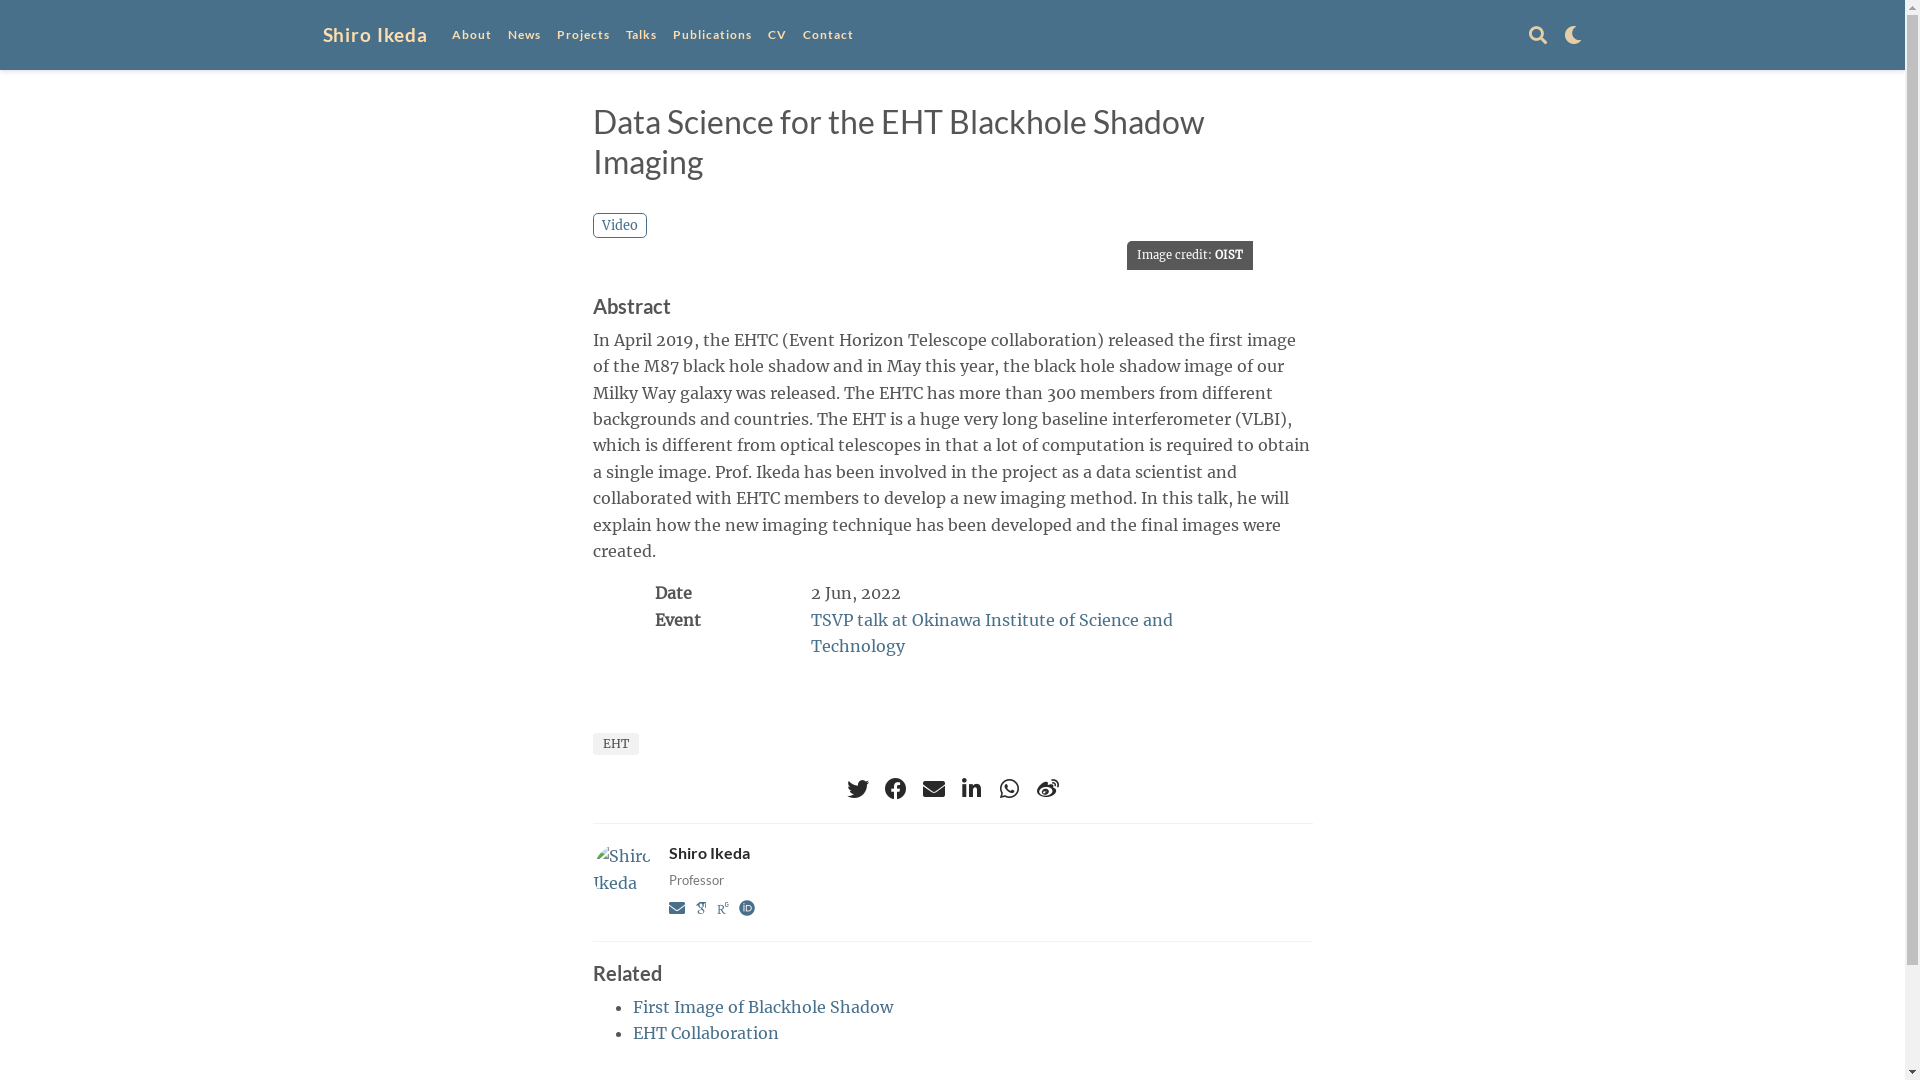  I want to click on 'First Image of Blackhole Shadow', so click(761, 1006).